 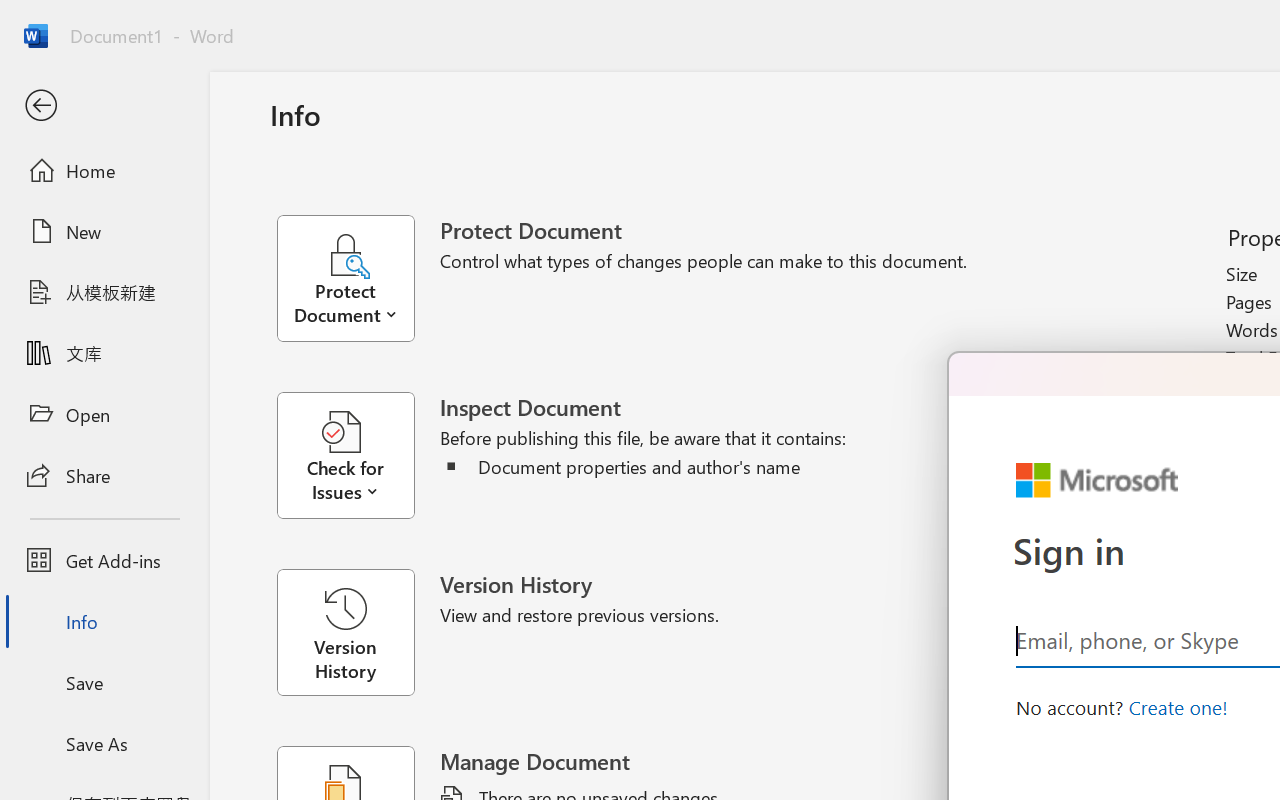 What do you see at coordinates (103, 105) in the screenshot?
I see `'Back'` at bounding box center [103, 105].